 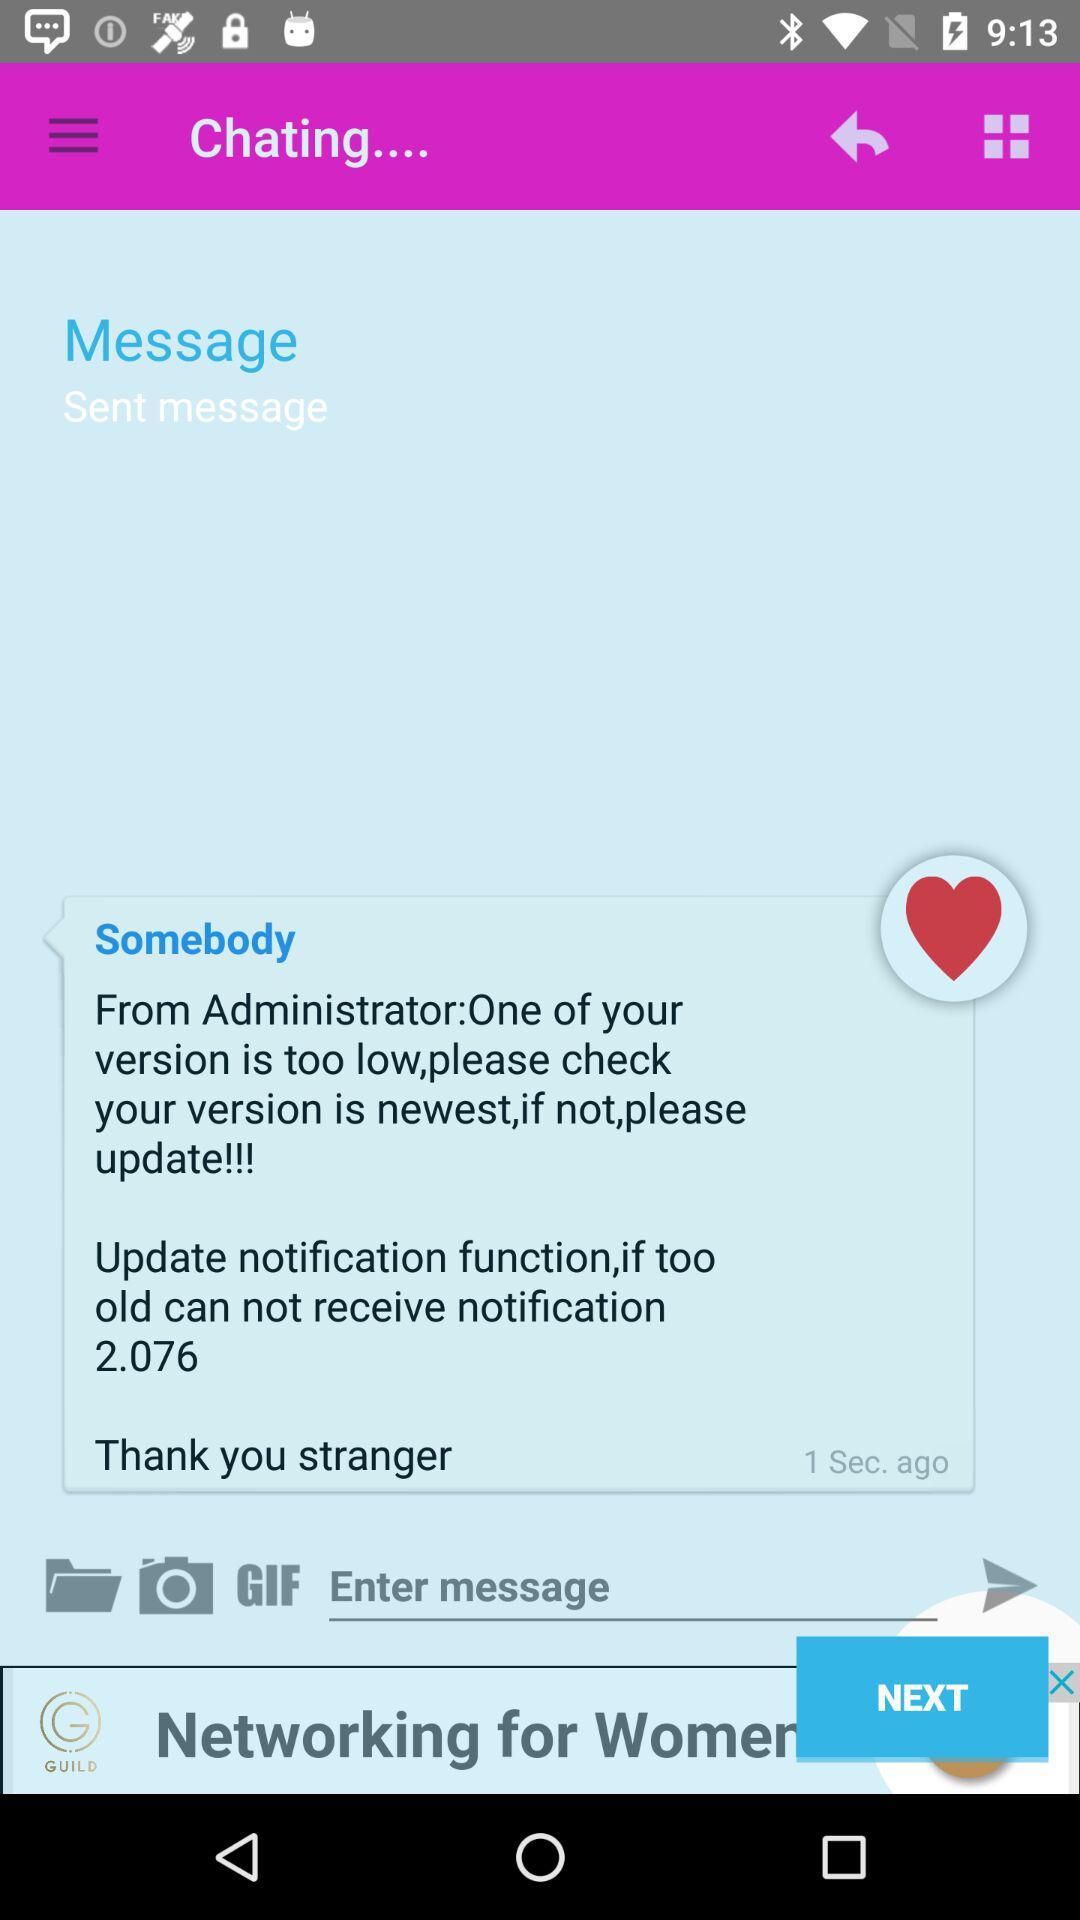 What do you see at coordinates (272, 1584) in the screenshot?
I see `gif` at bounding box center [272, 1584].